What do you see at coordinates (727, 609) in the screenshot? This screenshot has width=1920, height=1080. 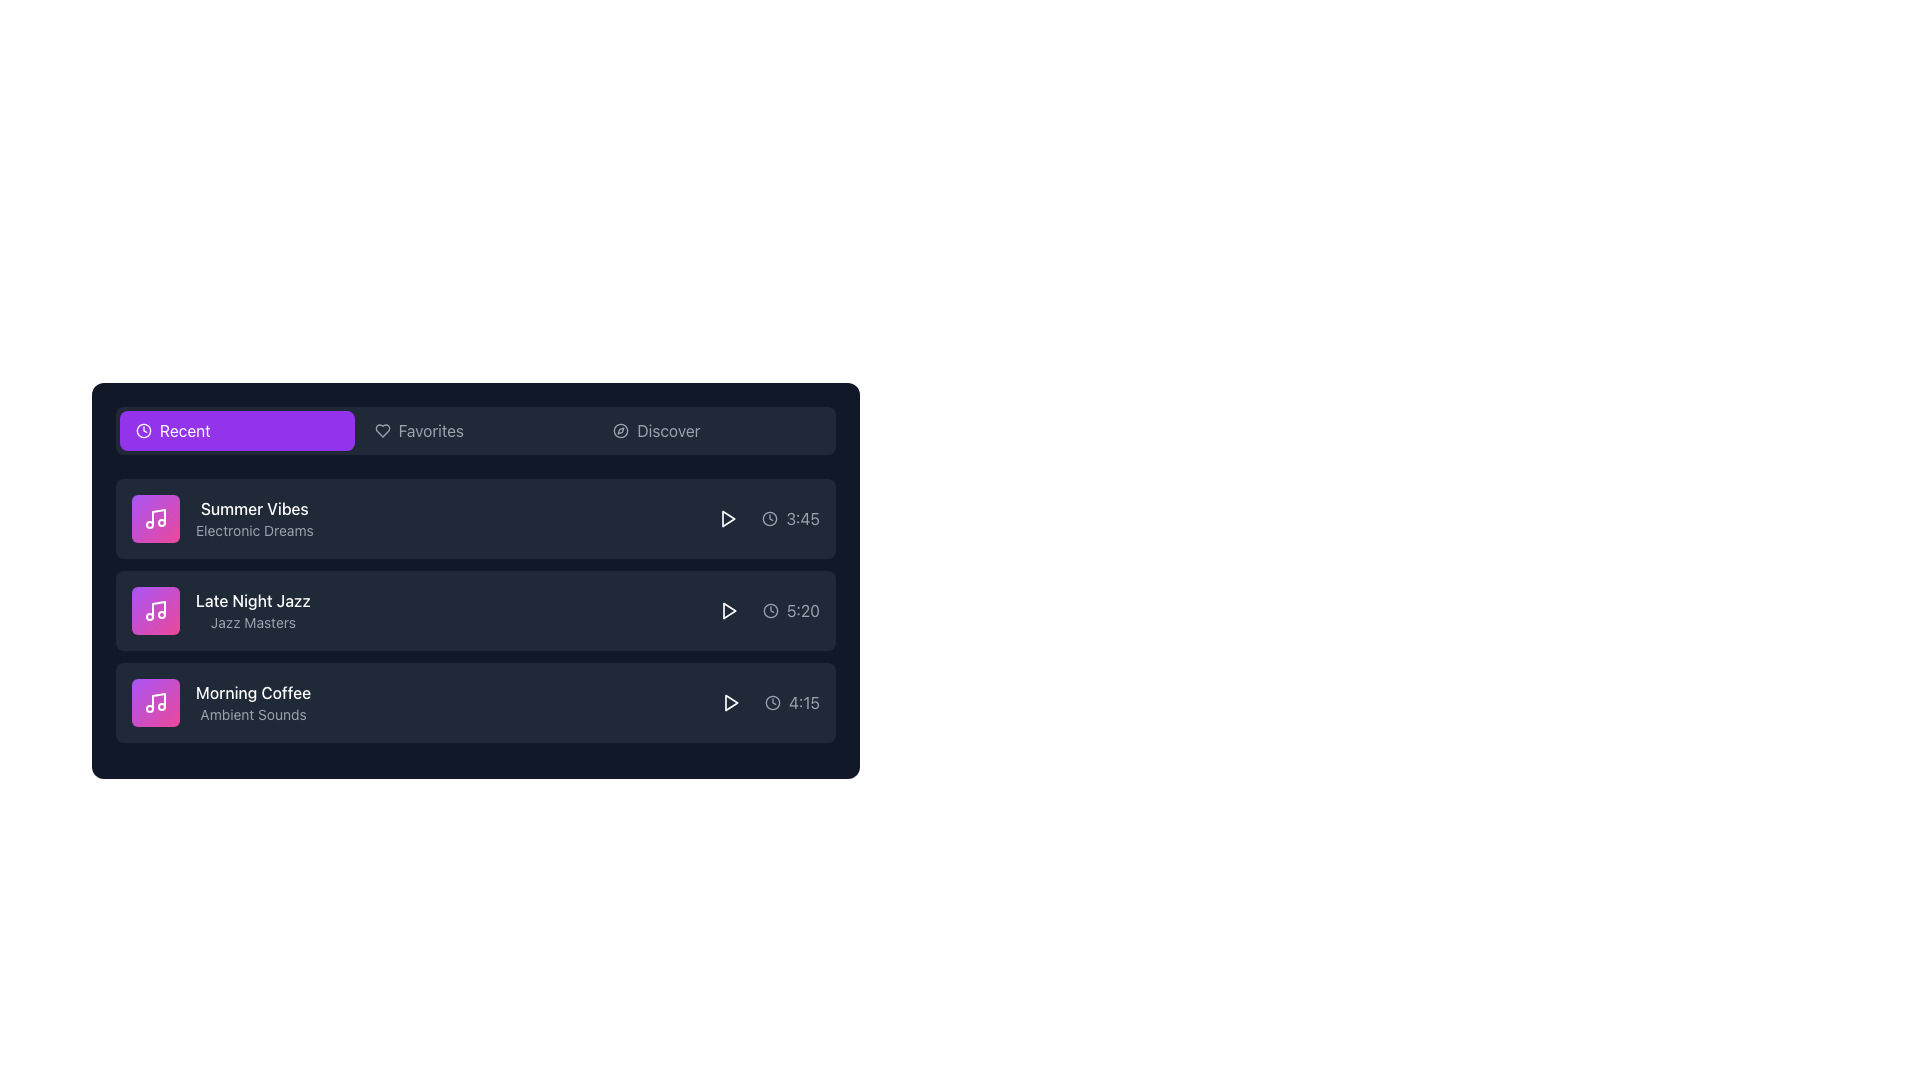 I see `the circular button with a triangular play icon located to the left of the track duration '5:20' in the row for 'Late Night Jazz' to initiate playback` at bounding box center [727, 609].